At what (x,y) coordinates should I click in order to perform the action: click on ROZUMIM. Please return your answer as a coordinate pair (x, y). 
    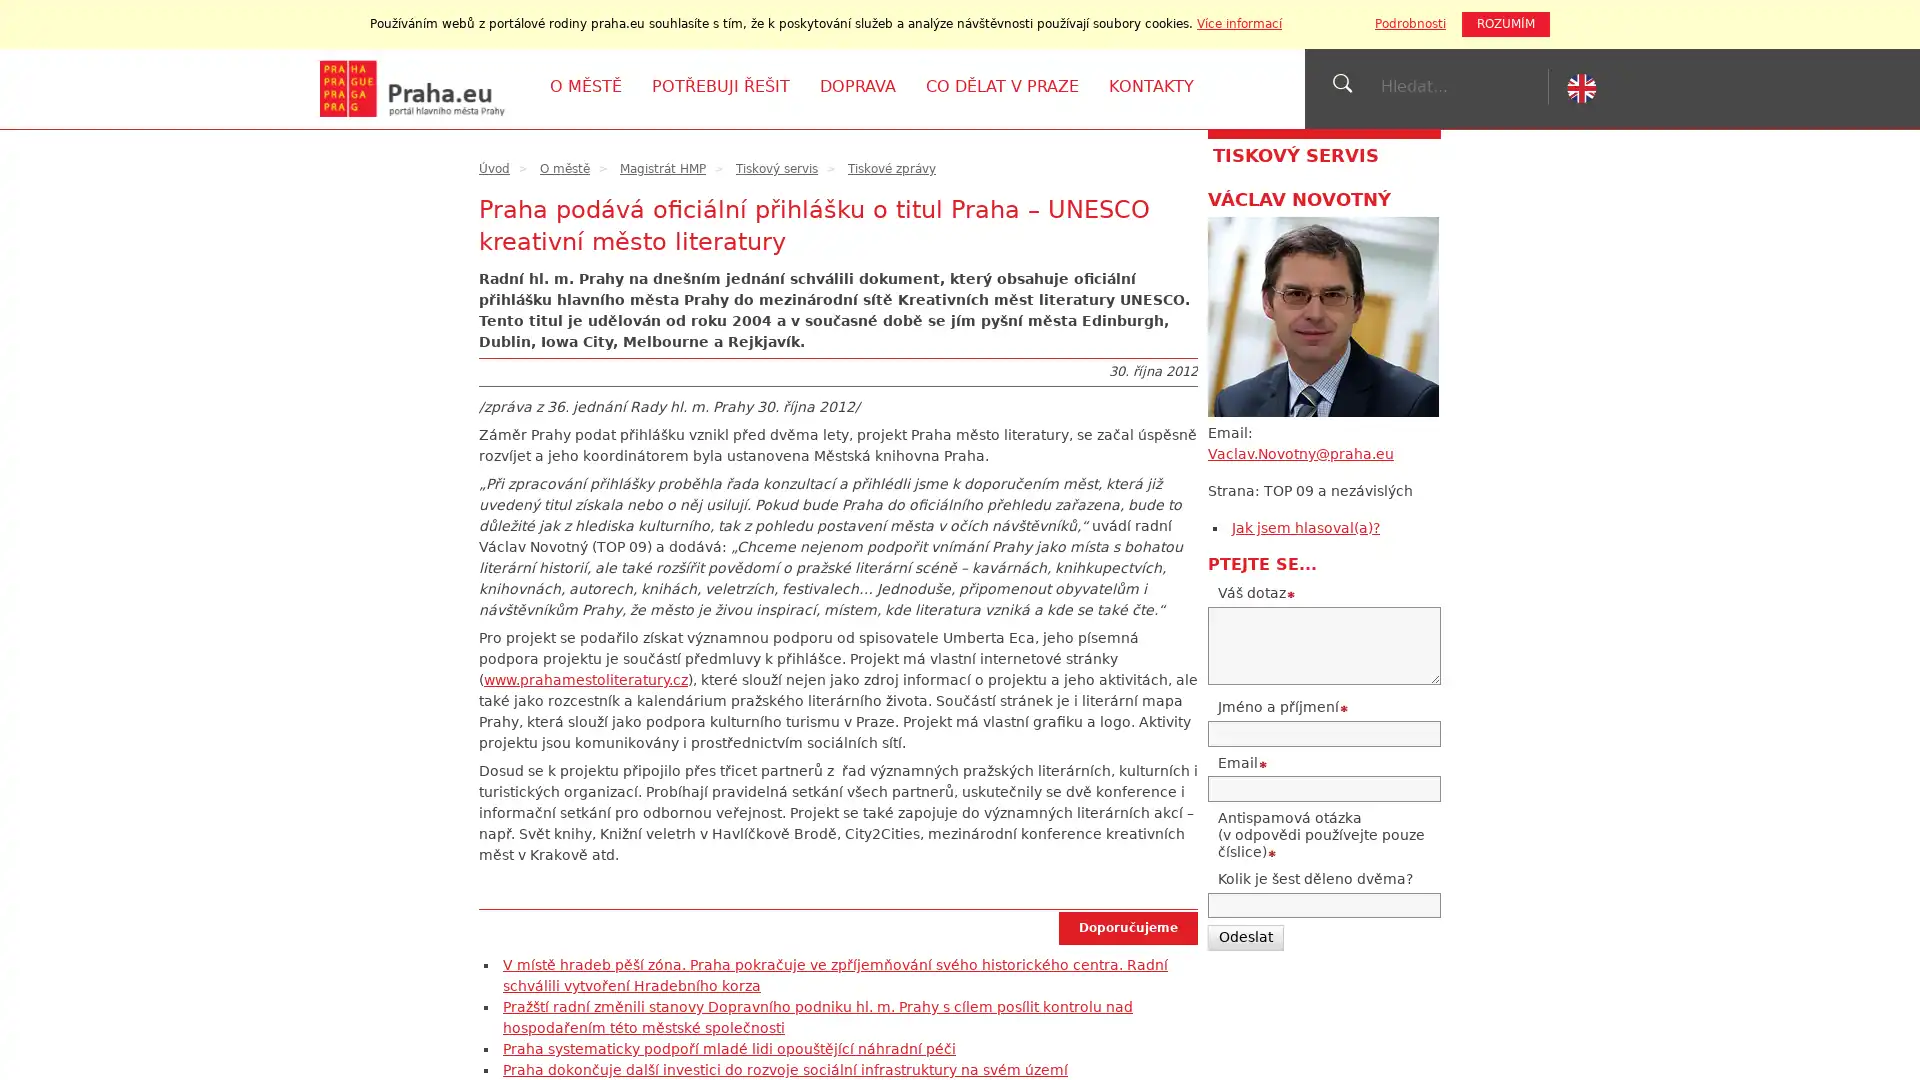
    Looking at the image, I should click on (1506, 24).